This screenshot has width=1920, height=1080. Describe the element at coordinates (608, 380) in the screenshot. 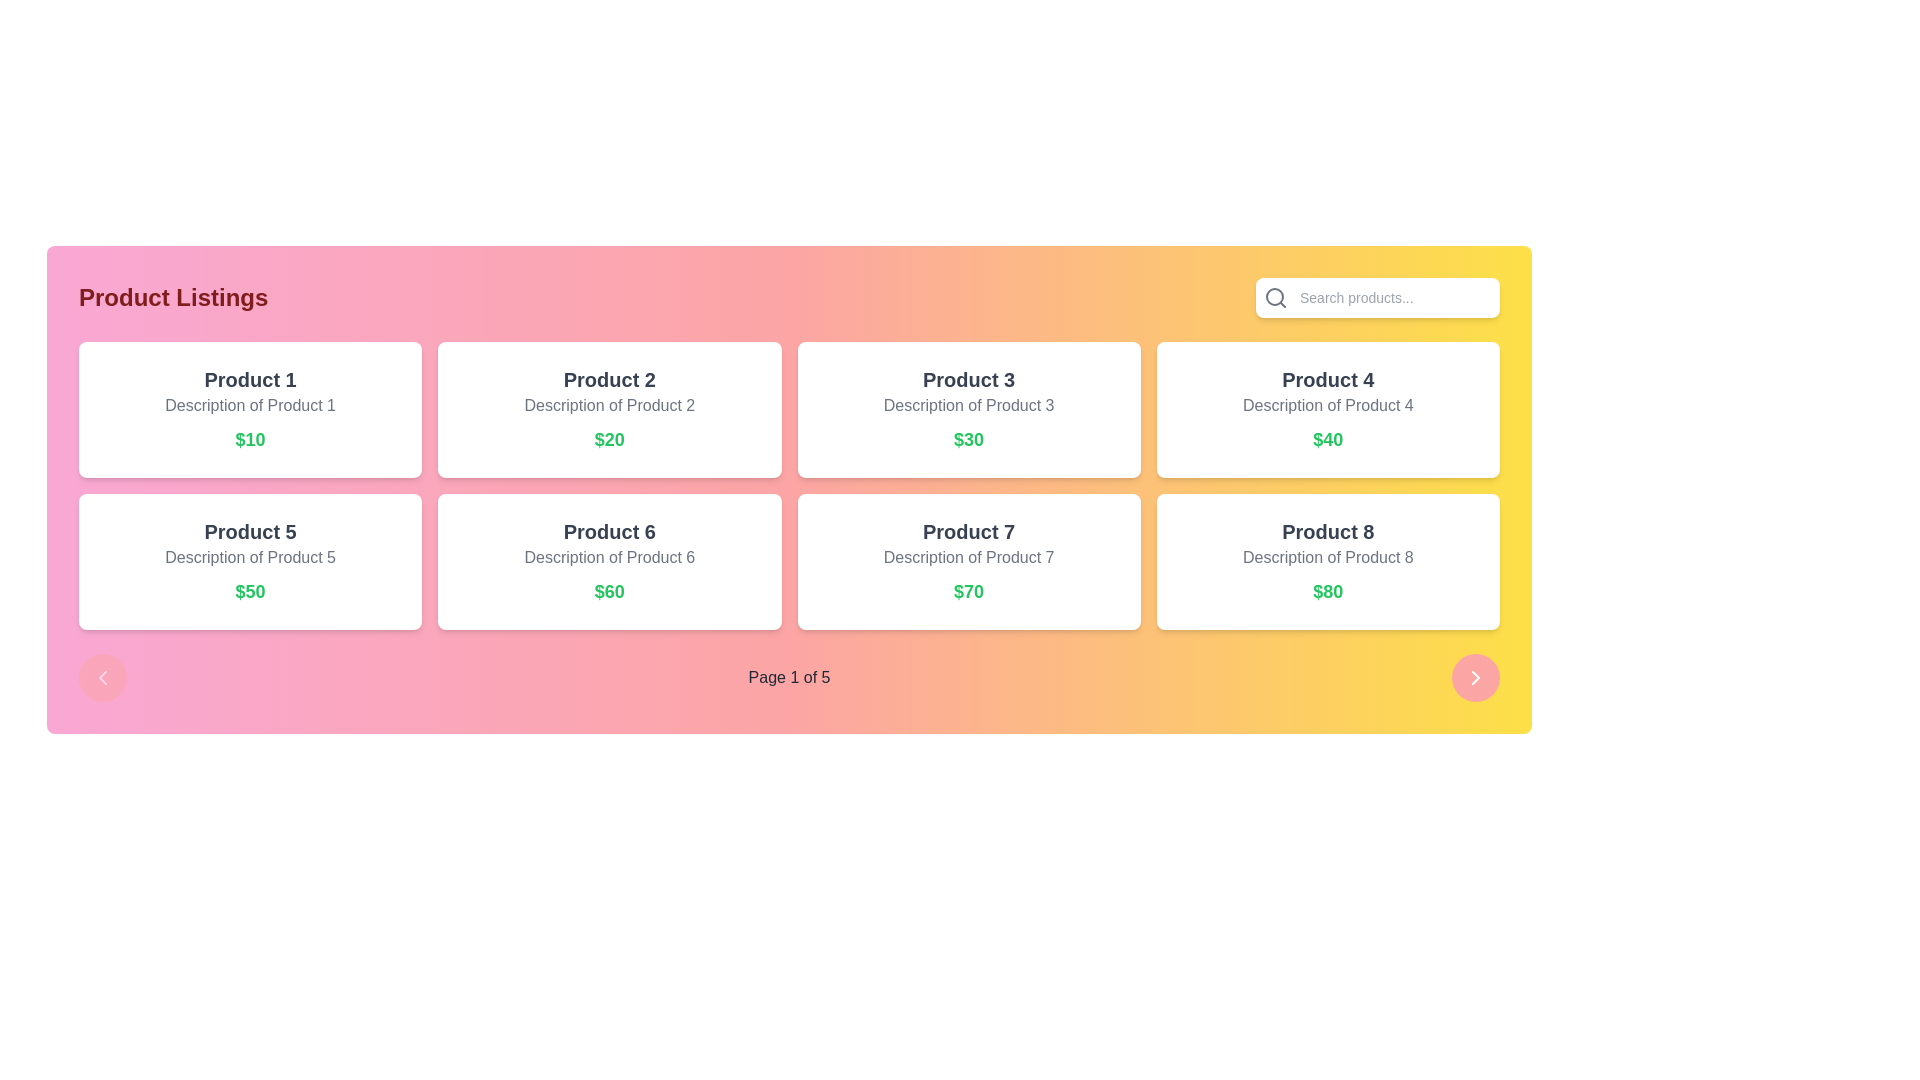

I see `the static text label that displays 'Product 2' in bold, larger dark gray font, located at the top of the second white card in the product grid` at that location.